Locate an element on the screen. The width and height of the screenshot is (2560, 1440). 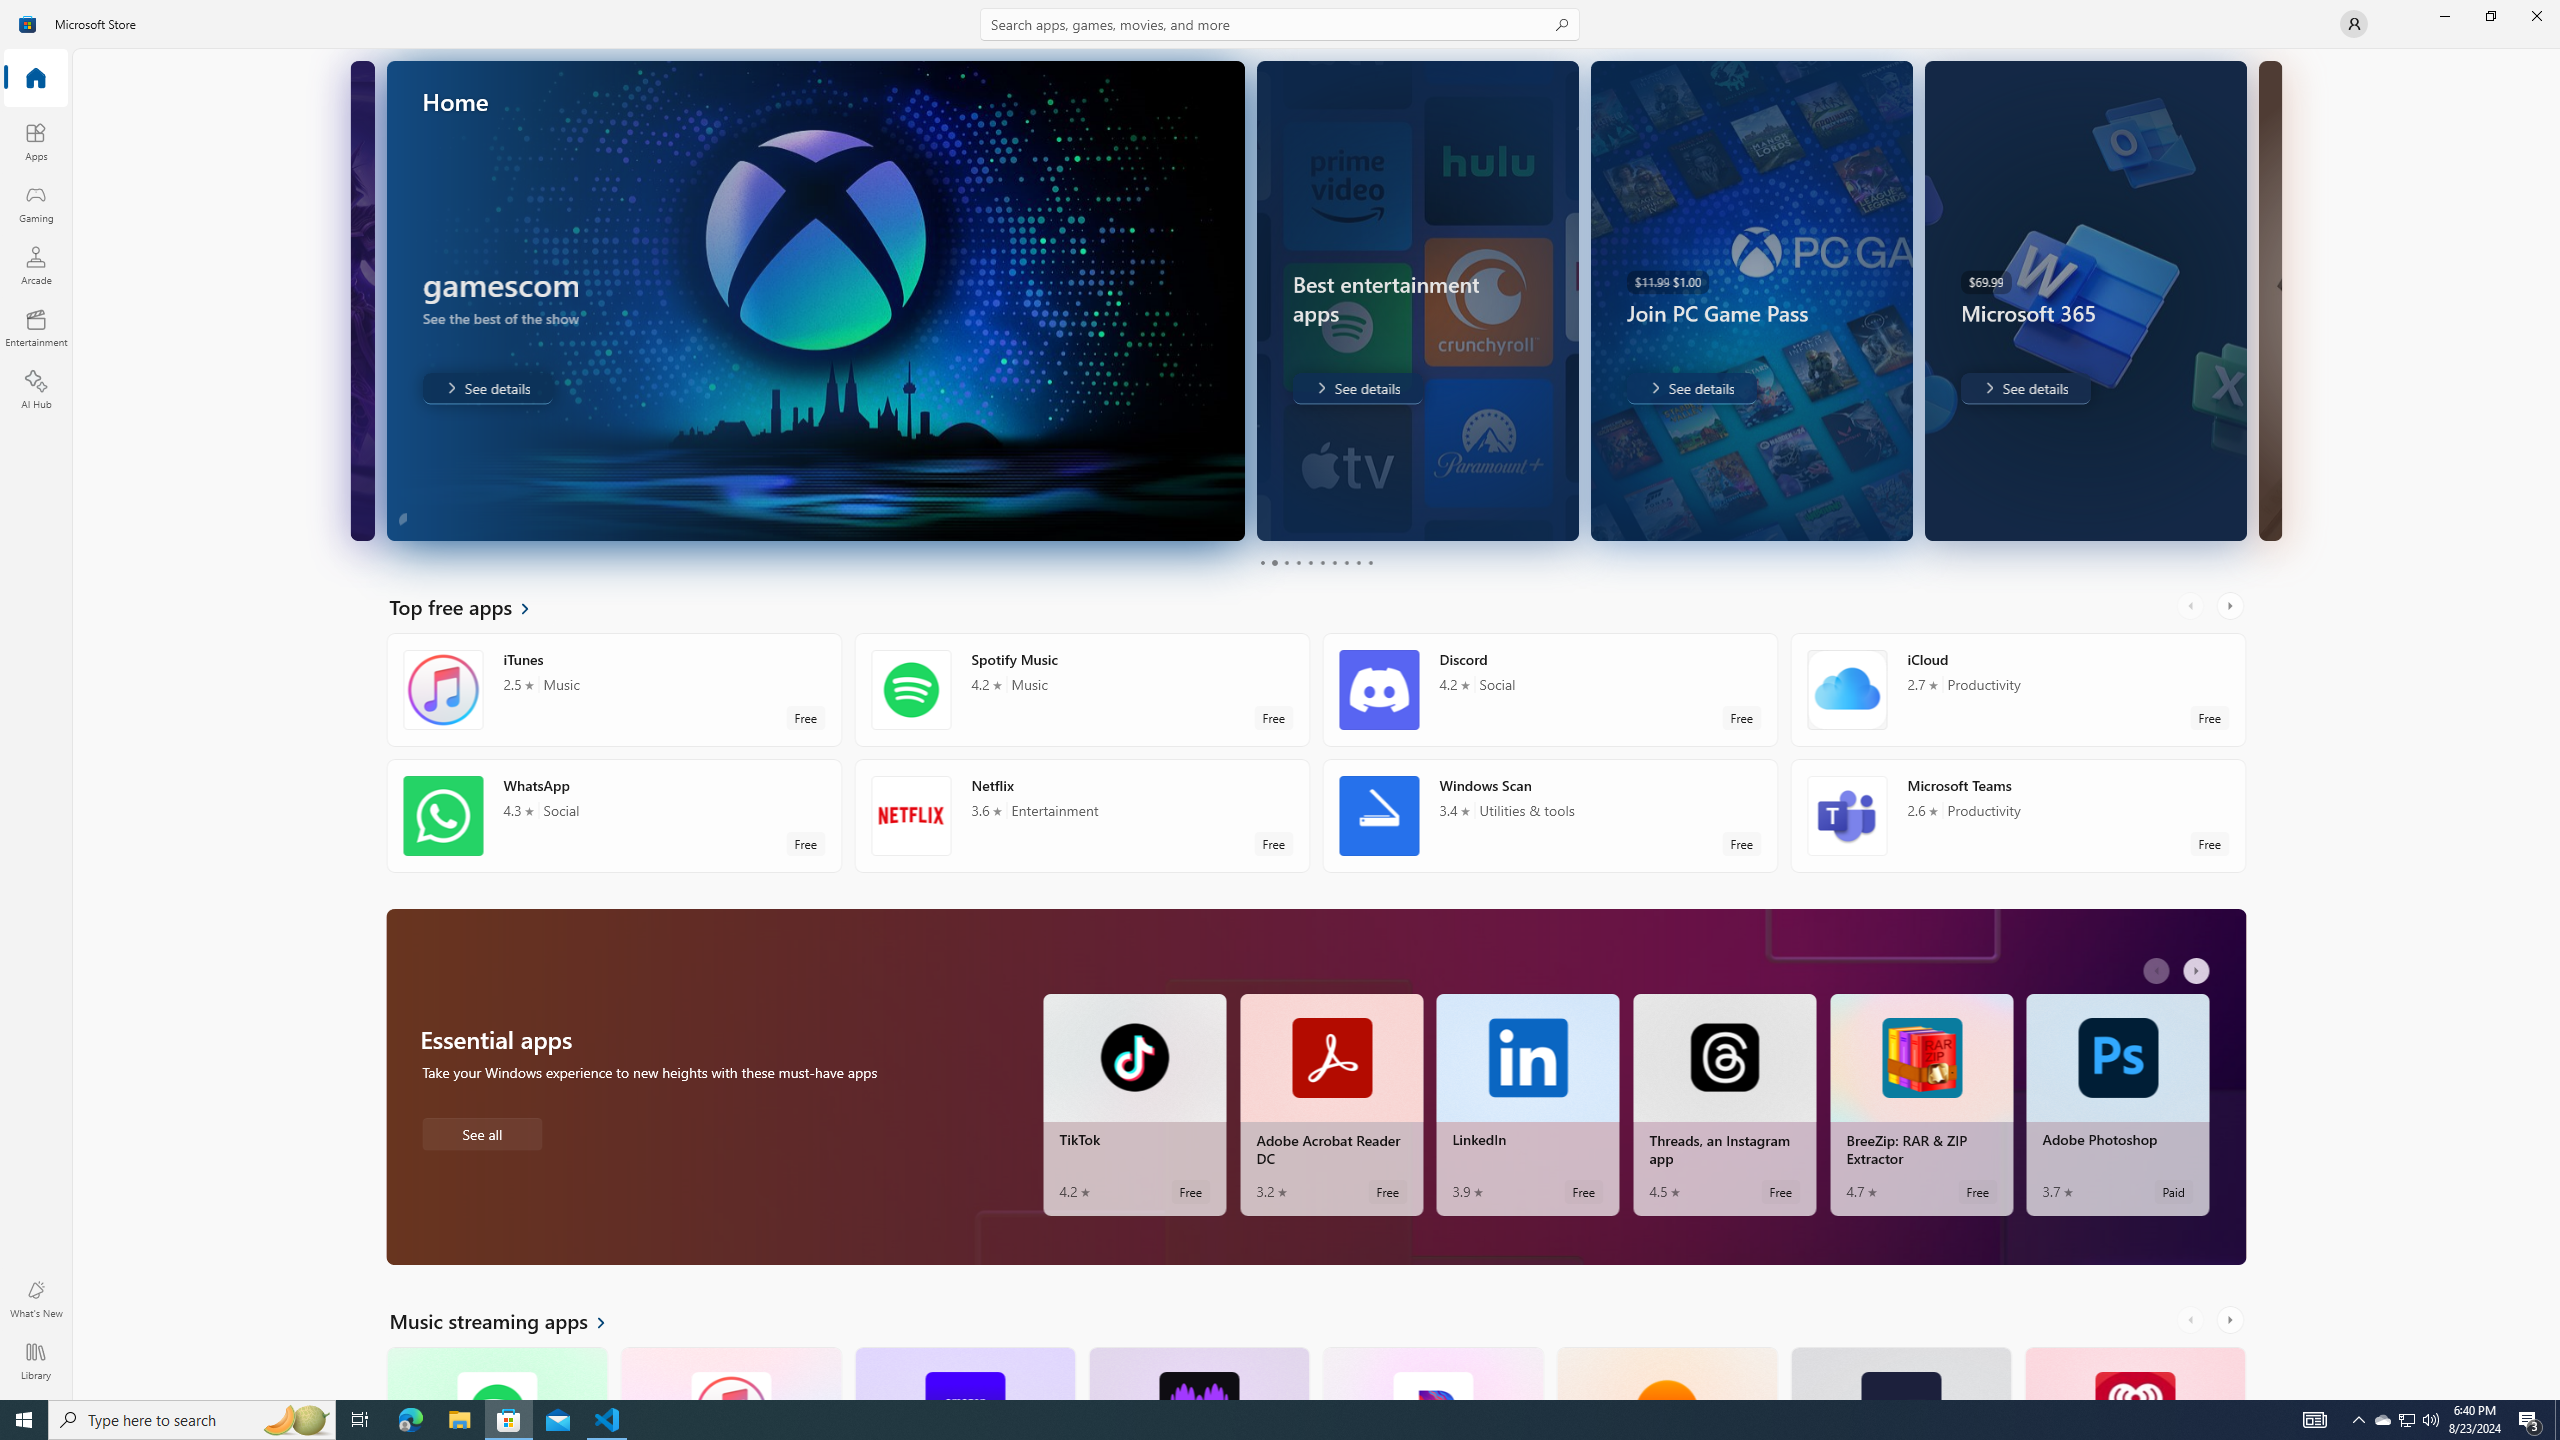
'WhatsApp. Average rating of 4.3 out of five stars. Free  ' is located at coordinates (613, 815).